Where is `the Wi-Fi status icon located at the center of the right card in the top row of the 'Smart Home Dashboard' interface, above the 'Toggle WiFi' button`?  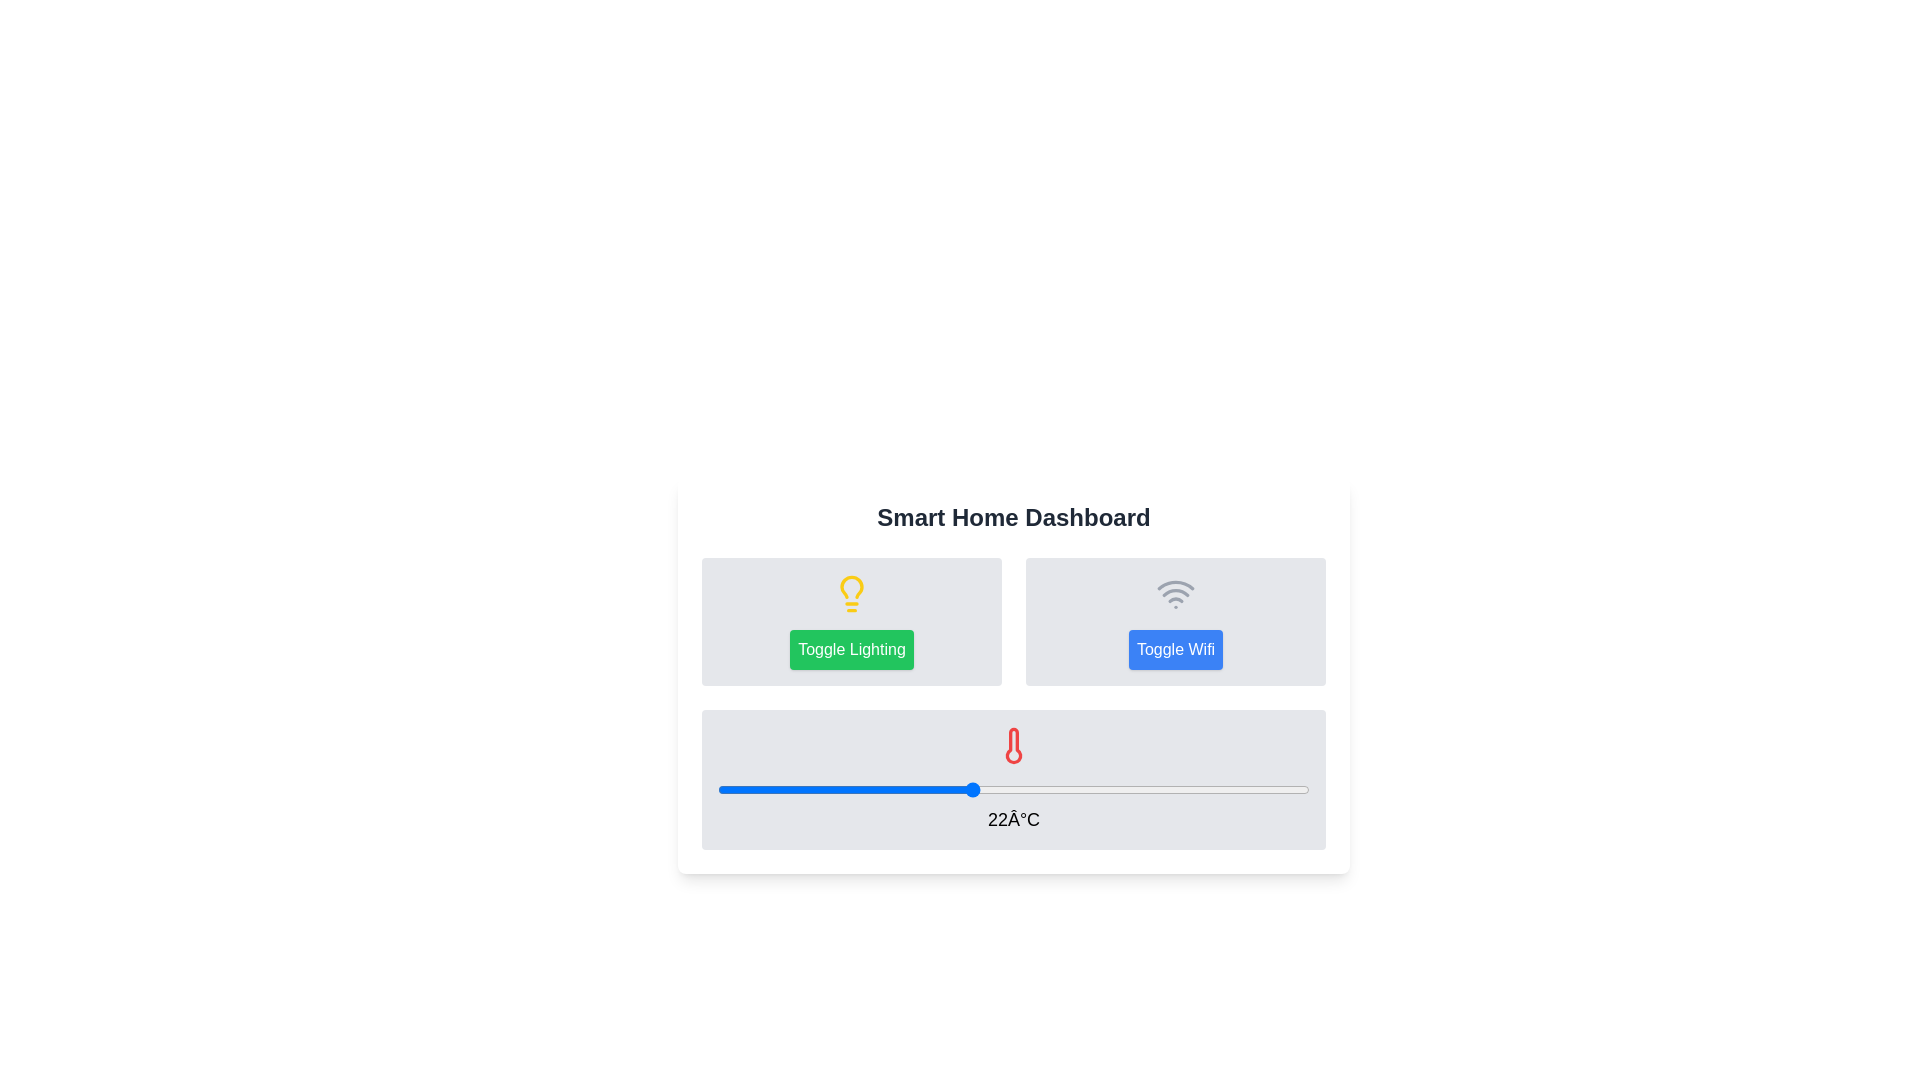 the Wi-Fi status icon located at the center of the right card in the top row of the 'Smart Home Dashboard' interface, above the 'Toggle WiFi' button is located at coordinates (1176, 593).